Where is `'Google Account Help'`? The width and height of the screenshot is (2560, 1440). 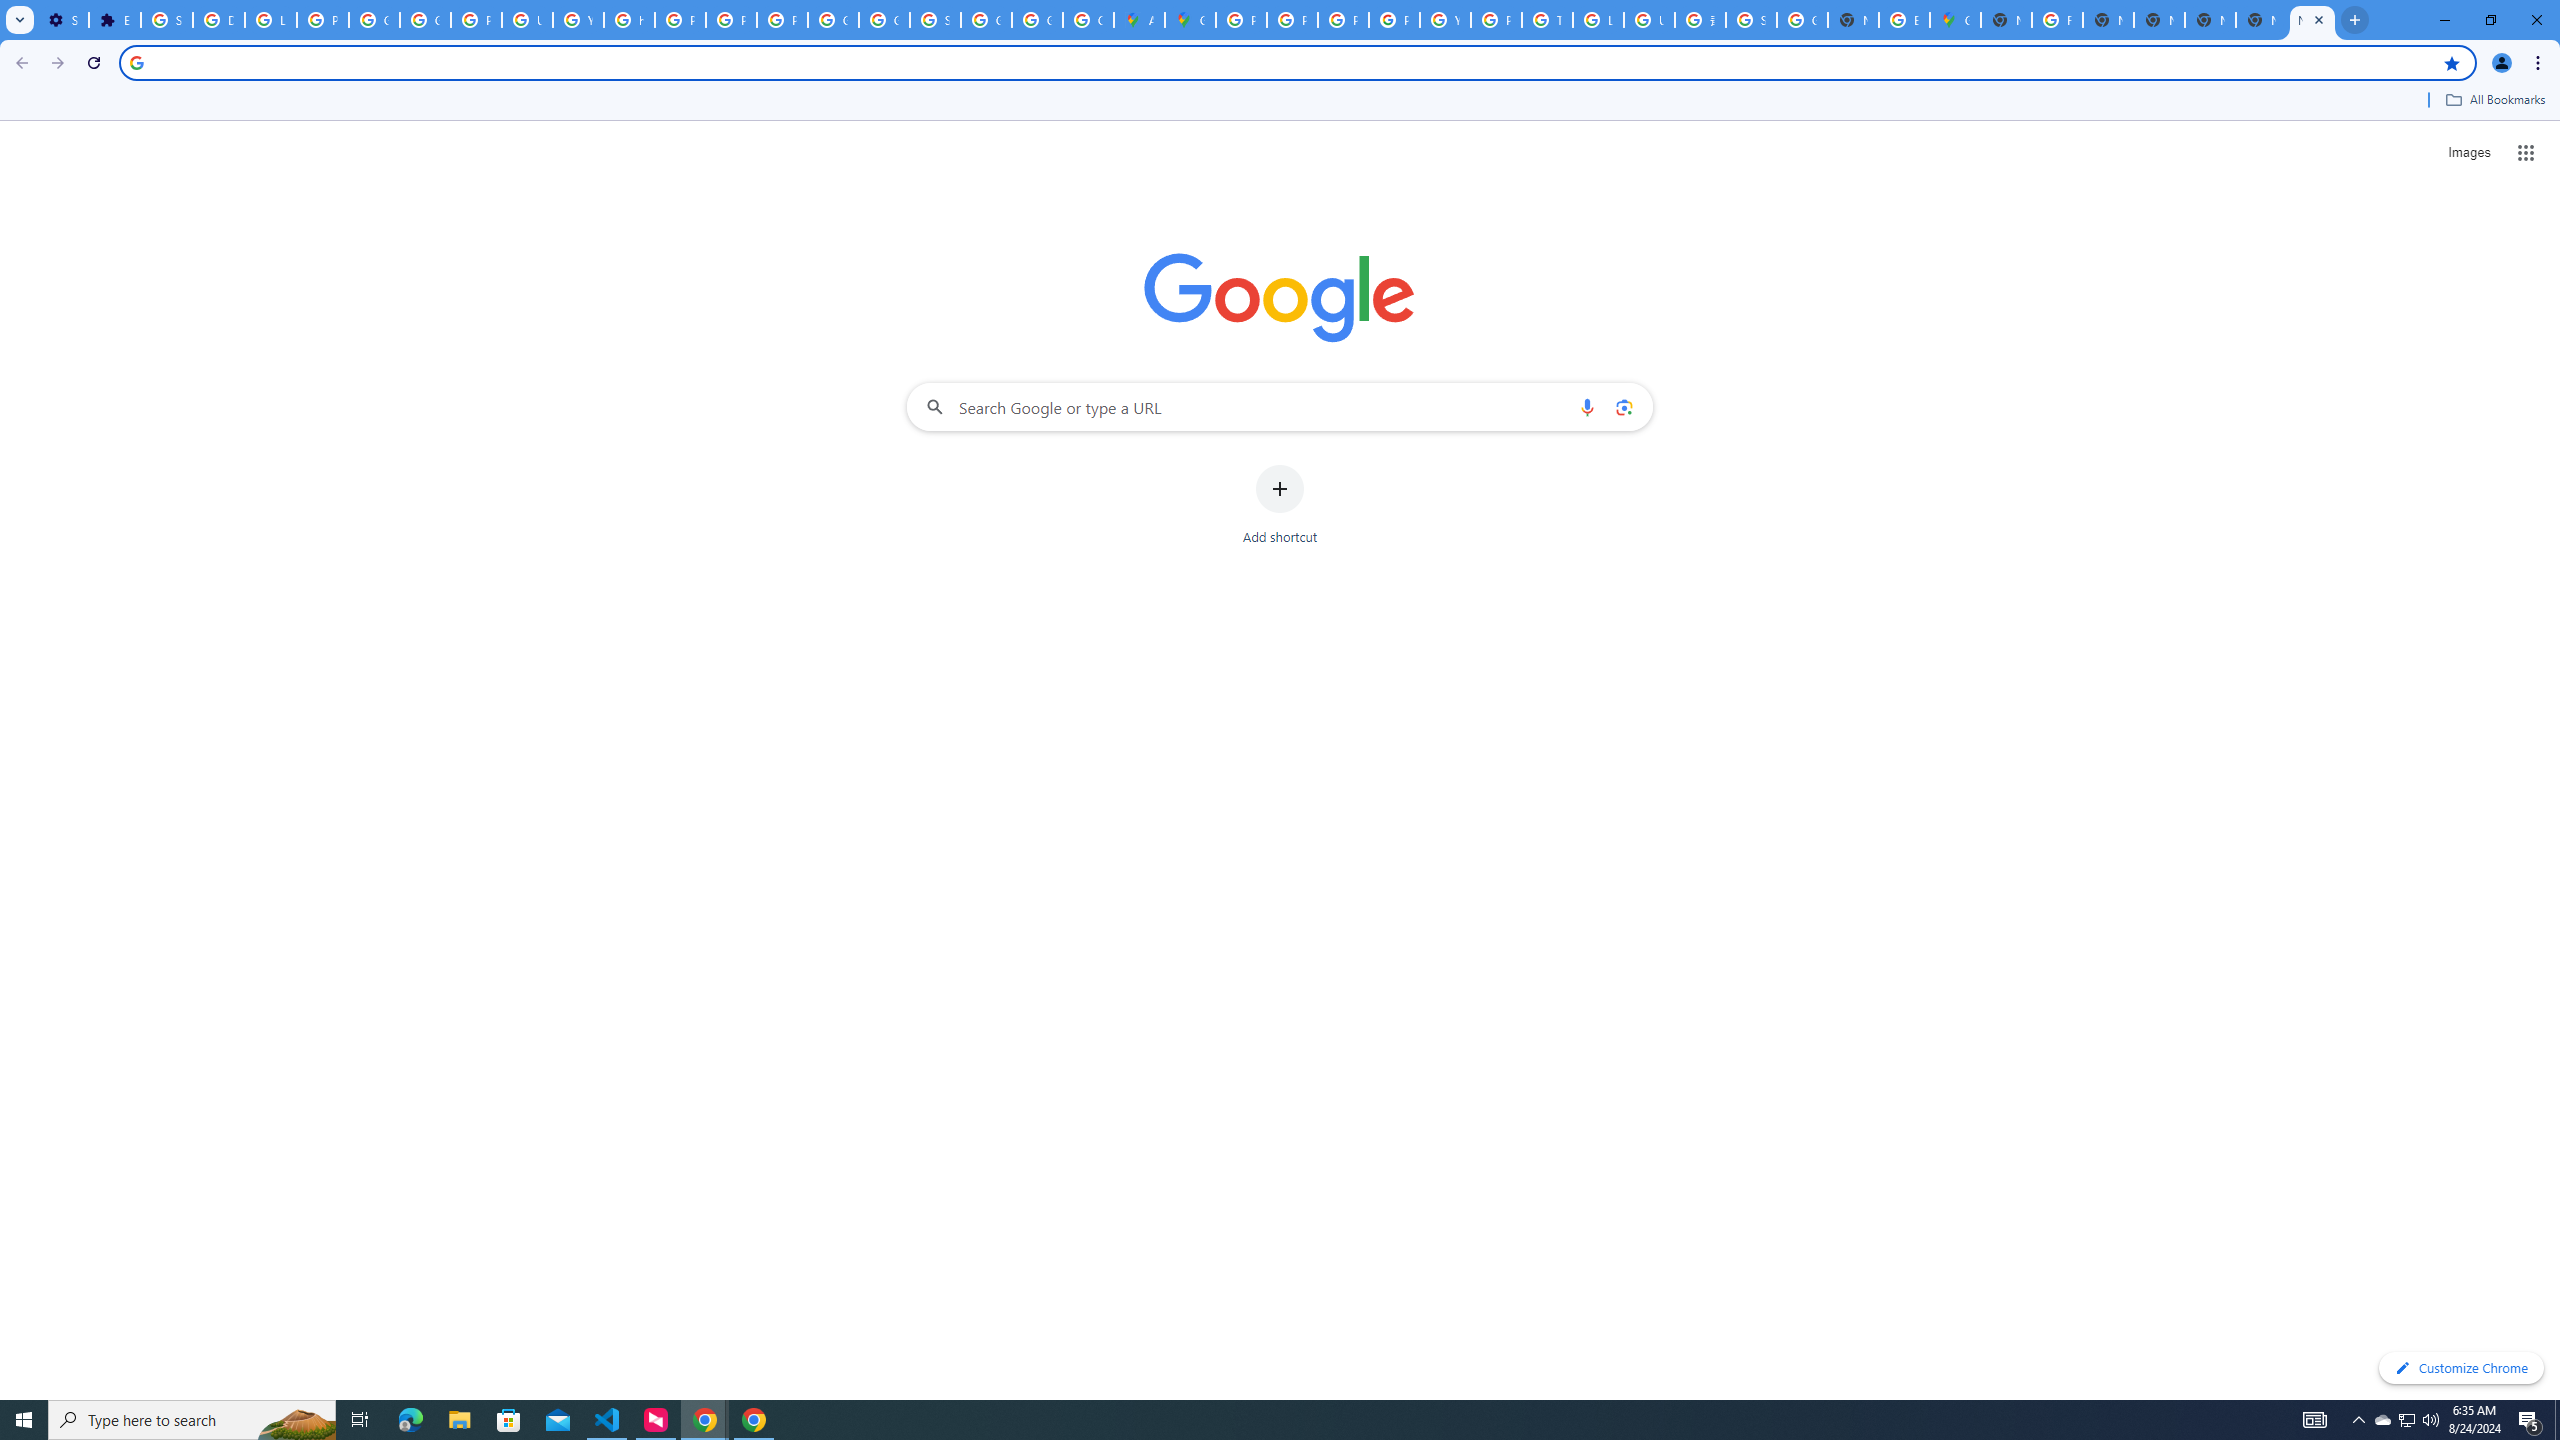 'Google Account Help' is located at coordinates (425, 19).